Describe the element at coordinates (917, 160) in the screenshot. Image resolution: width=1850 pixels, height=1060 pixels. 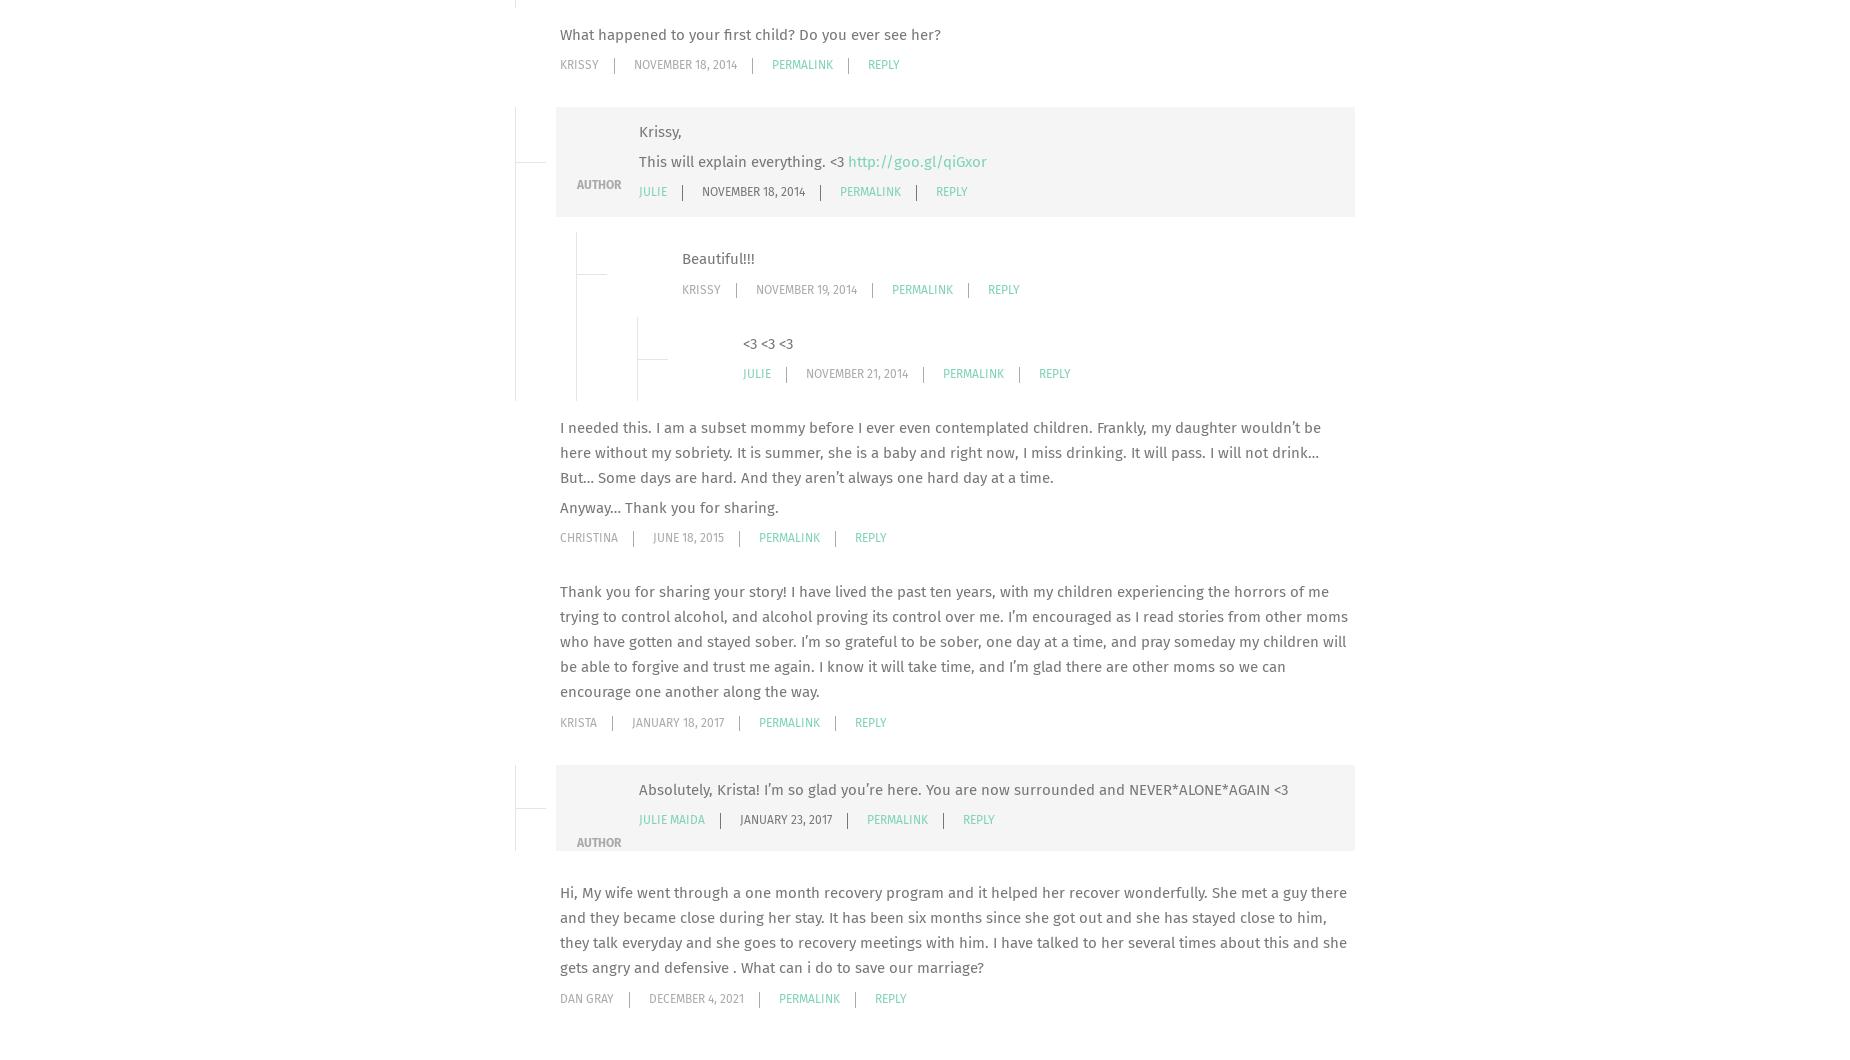
I see `'http://goo.gl/qiGxor'` at that location.